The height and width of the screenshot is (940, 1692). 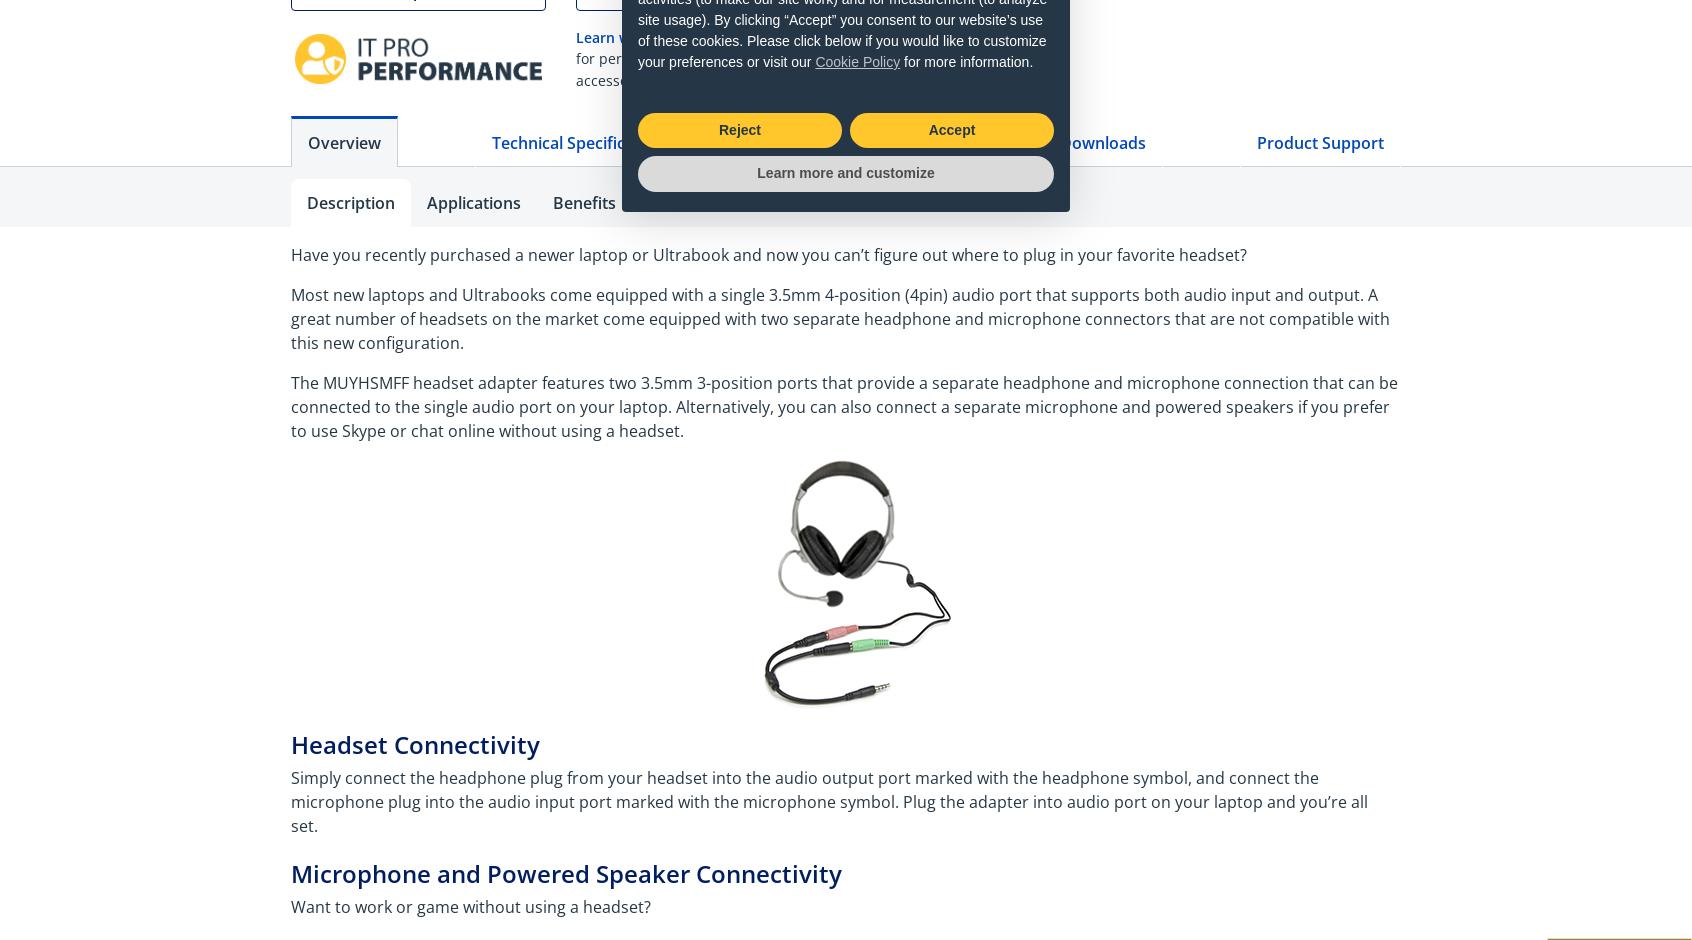 What do you see at coordinates (648, 202) in the screenshot?
I see `'Partner Numbers'` at bounding box center [648, 202].